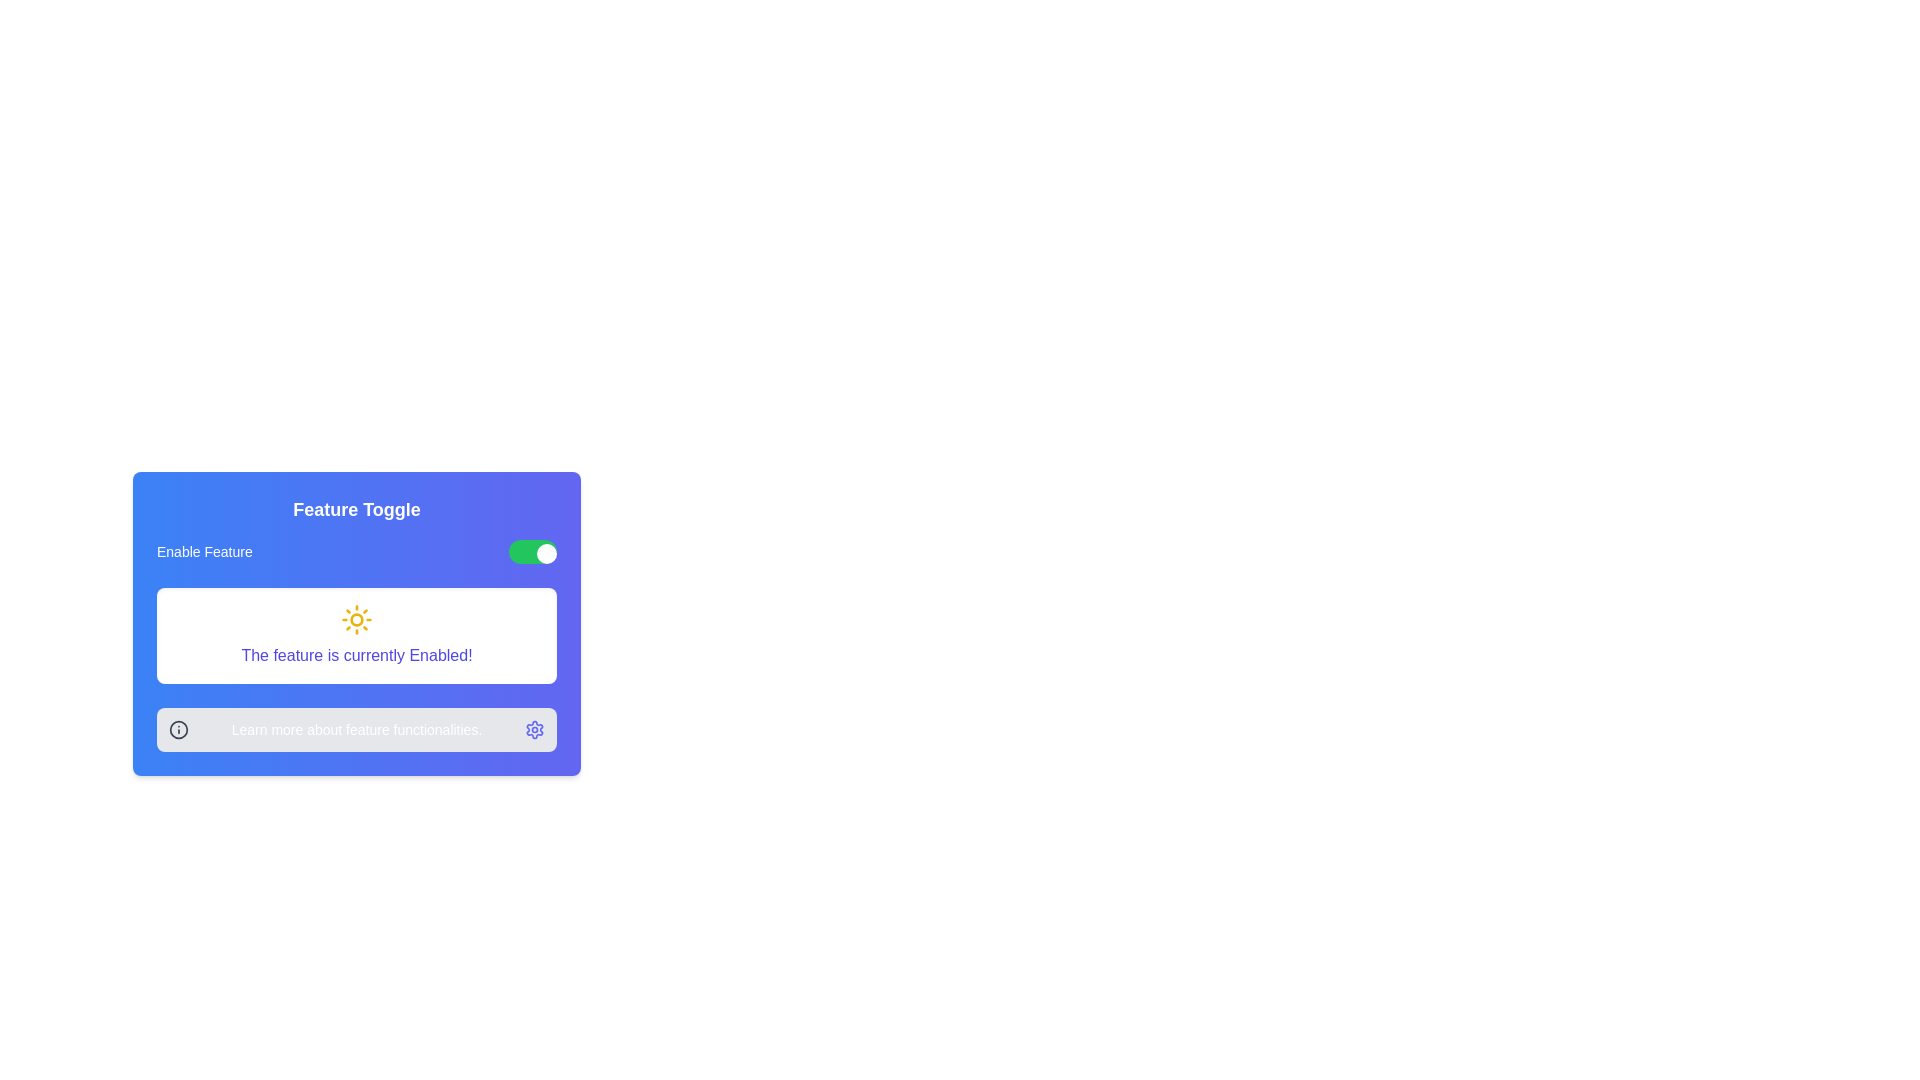 The height and width of the screenshot is (1080, 1920). What do you see at coordinates (534, 729) in the screenshot?
I see `settings icon within the SVG graphical element located at the bottom-right corner of the Feature Toggle dialog to reveal additional options` at bounding box center [534, 729].